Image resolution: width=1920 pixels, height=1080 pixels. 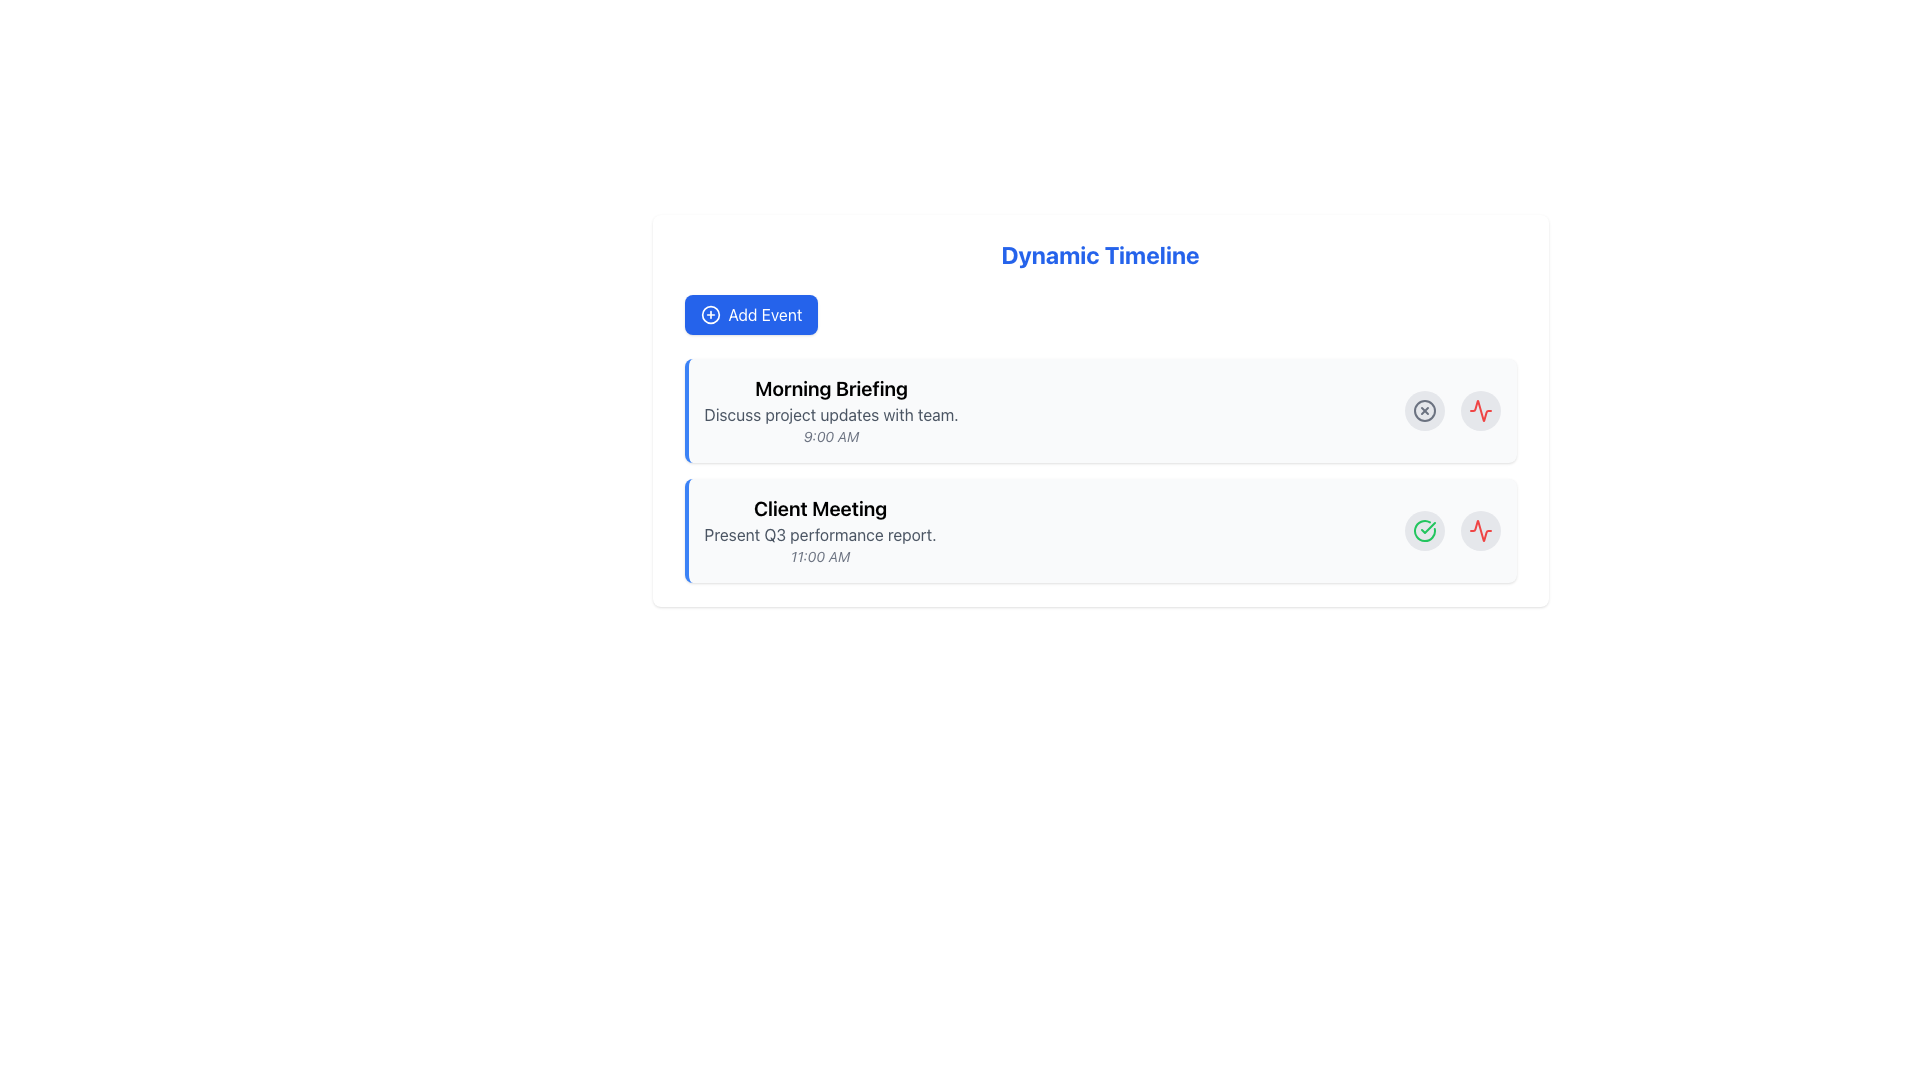 I want to click on the 'Add Event' button located below the 'Dynamic Timeline' title, so click(x=750, y=315).